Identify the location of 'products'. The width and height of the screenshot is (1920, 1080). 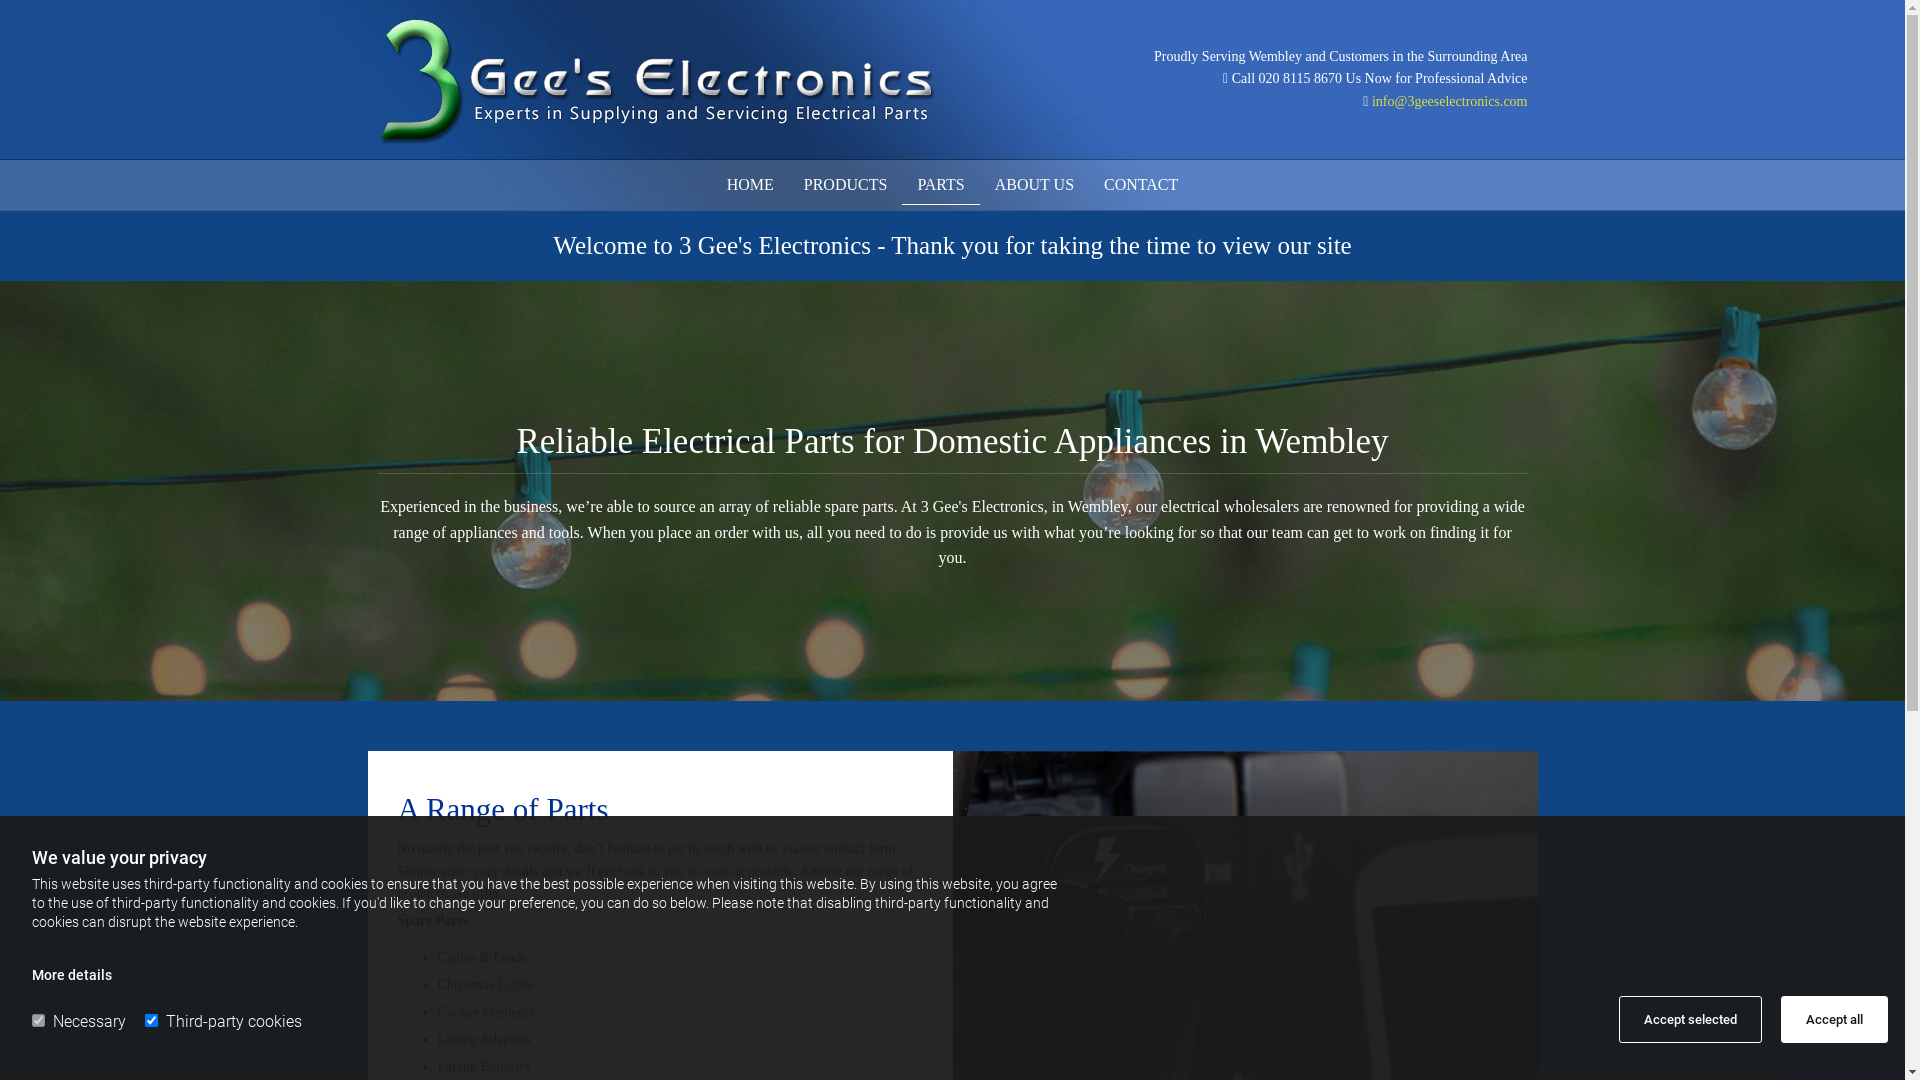
(398, 892).